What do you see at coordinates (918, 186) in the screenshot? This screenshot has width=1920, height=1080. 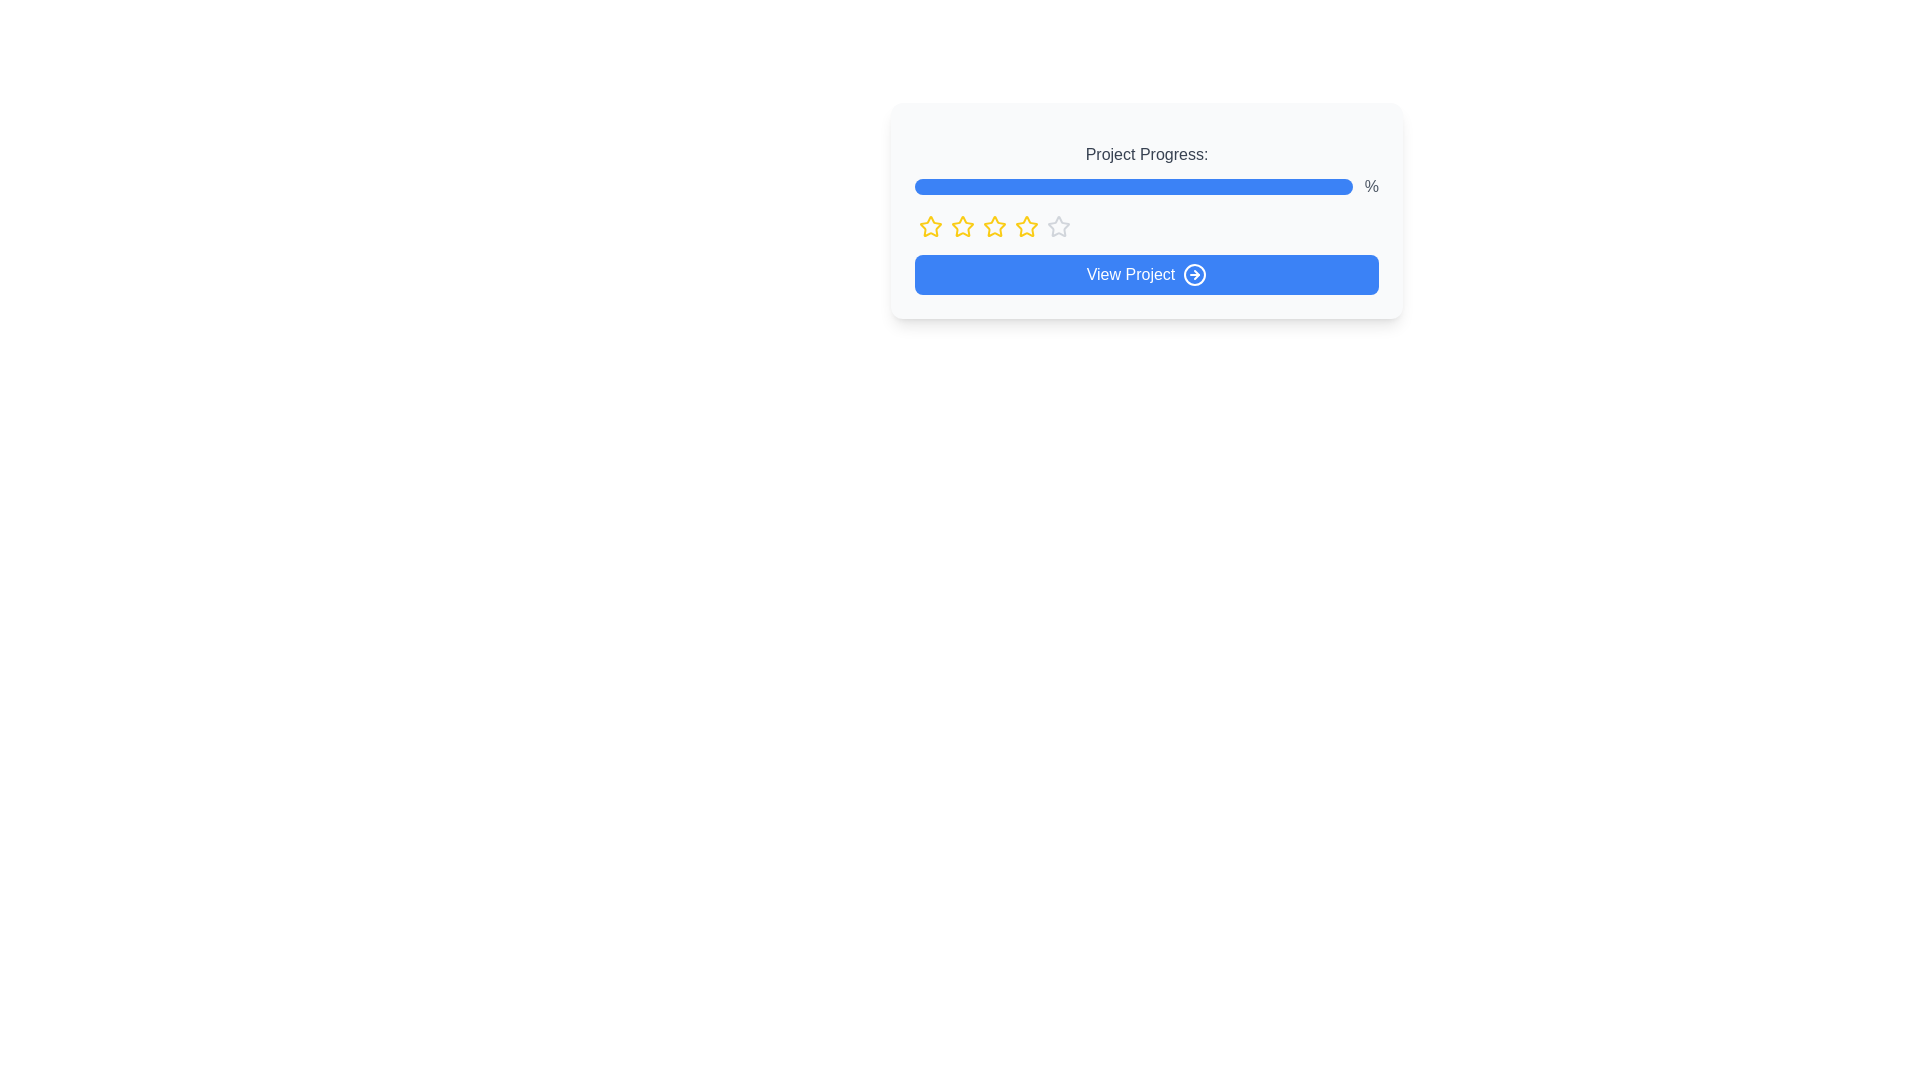 I see `progress` at bounding box center [918, 186].